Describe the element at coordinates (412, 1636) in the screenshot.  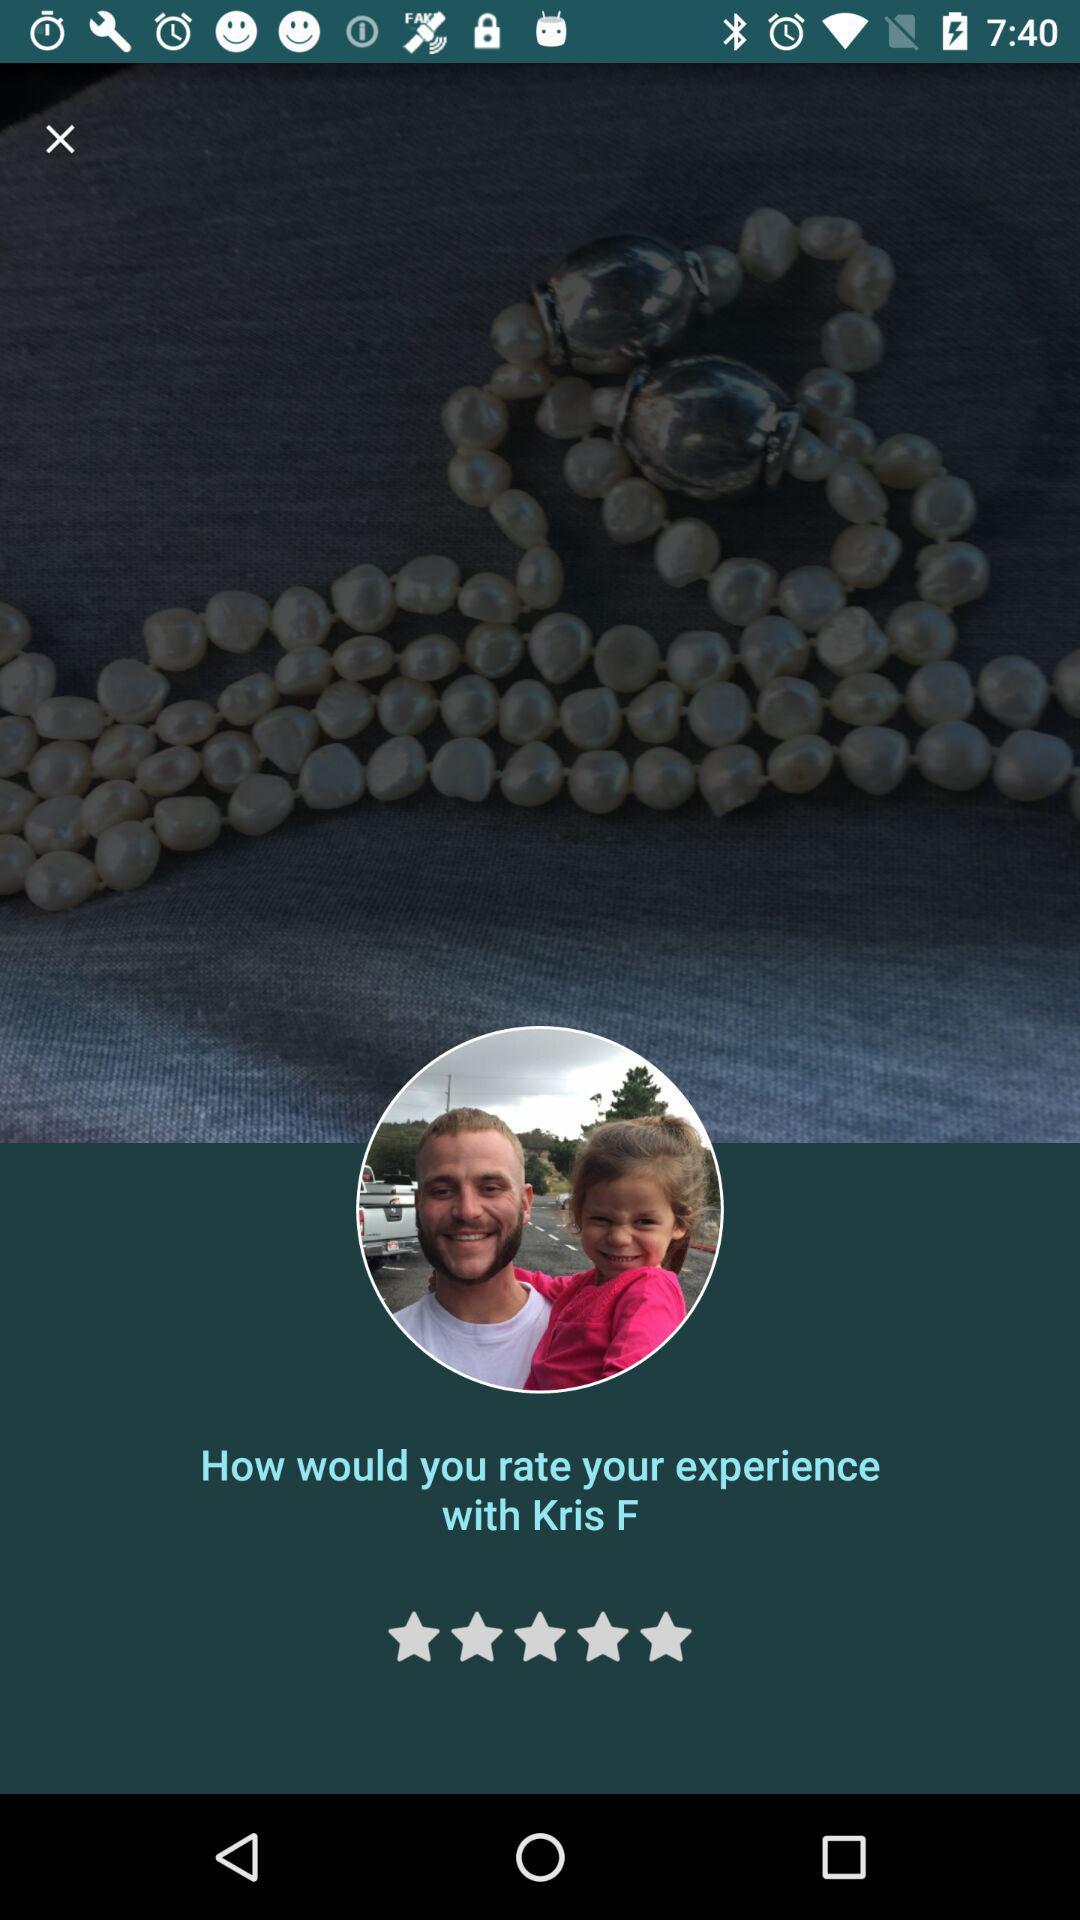
I see `one star rating` at that location.